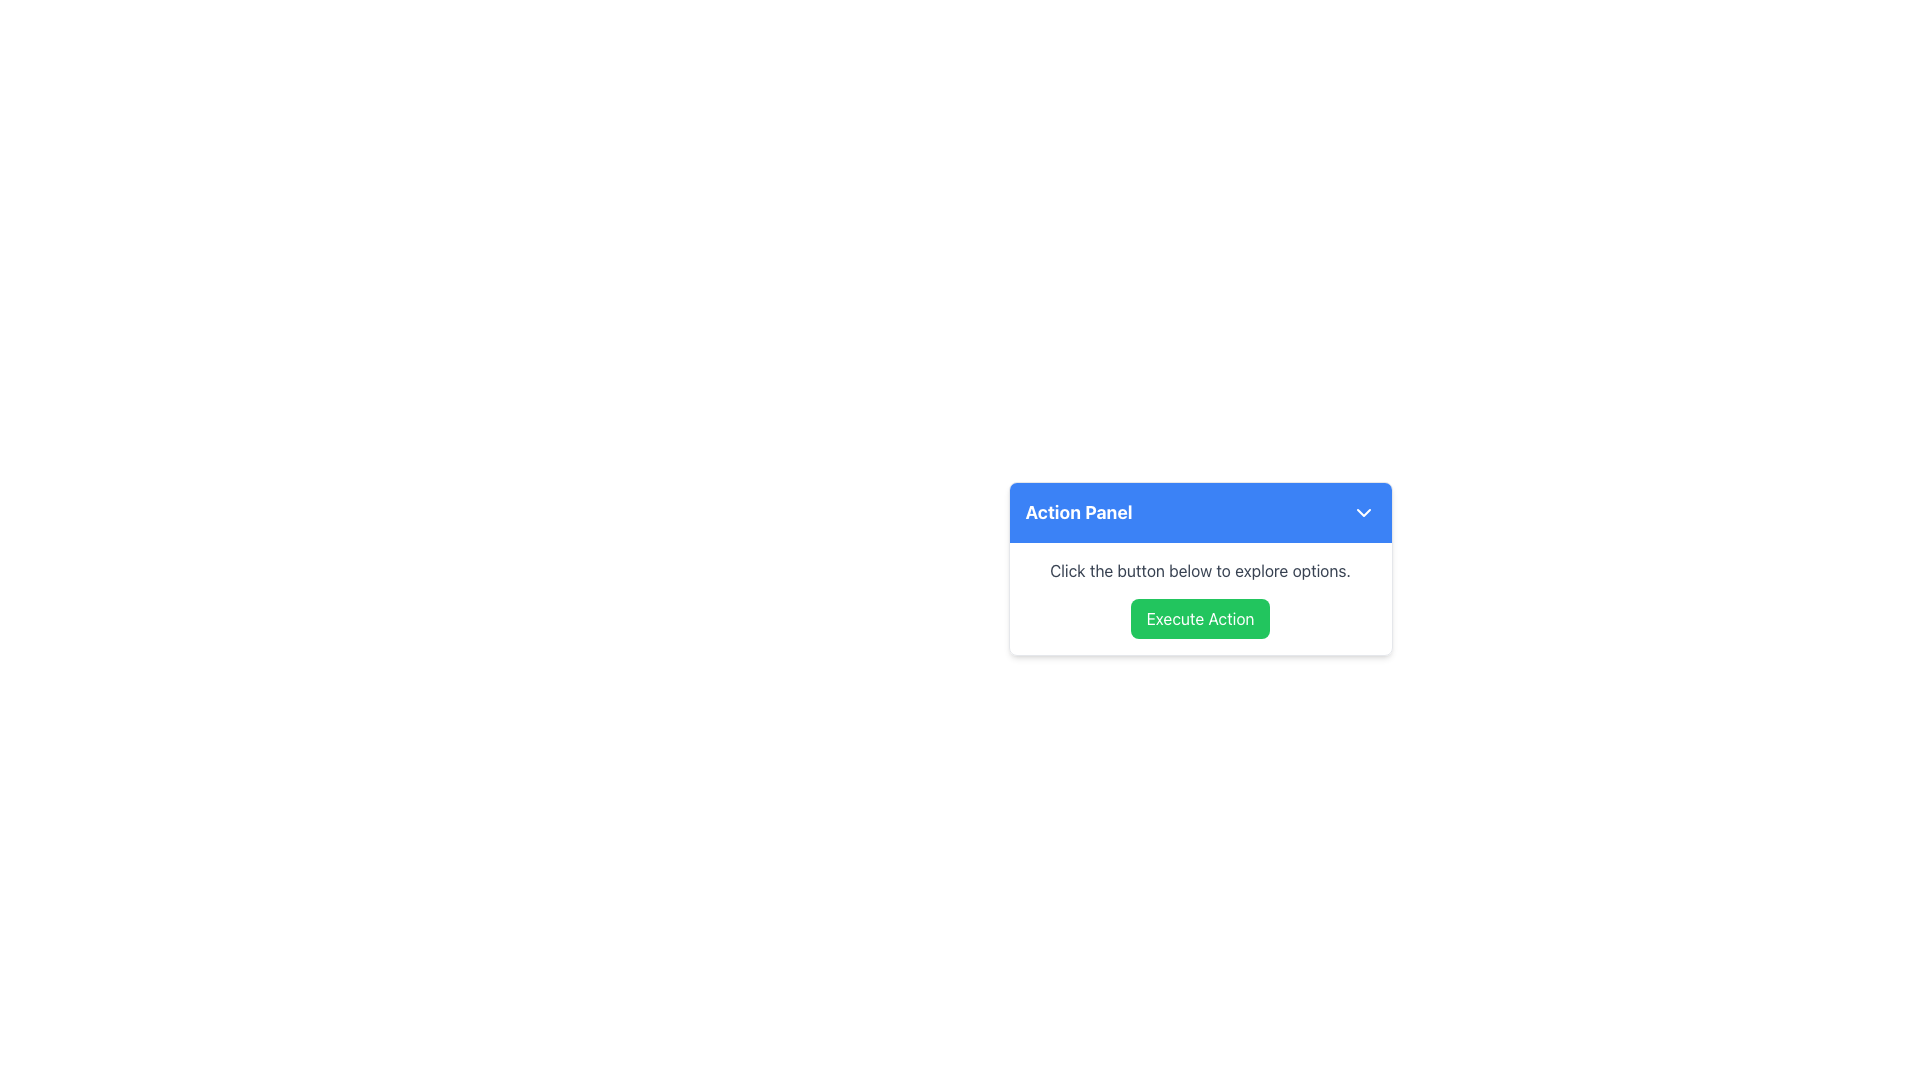 This screenshot has width=1920, height=1080. I want to click on the toggle icon button, so click(1362, 512).